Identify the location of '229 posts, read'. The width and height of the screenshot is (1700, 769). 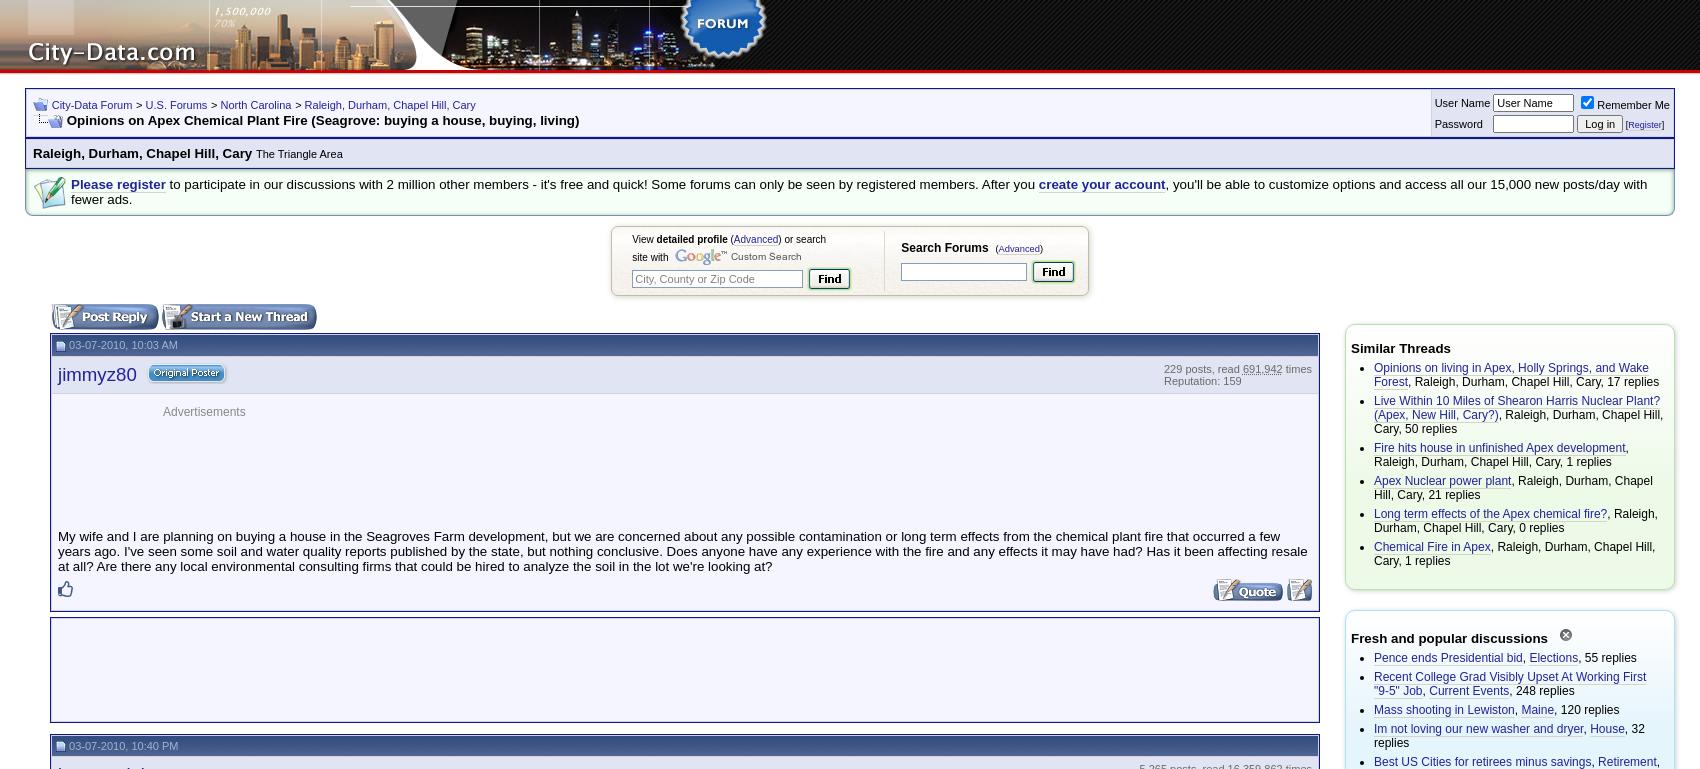
(1201, 366).